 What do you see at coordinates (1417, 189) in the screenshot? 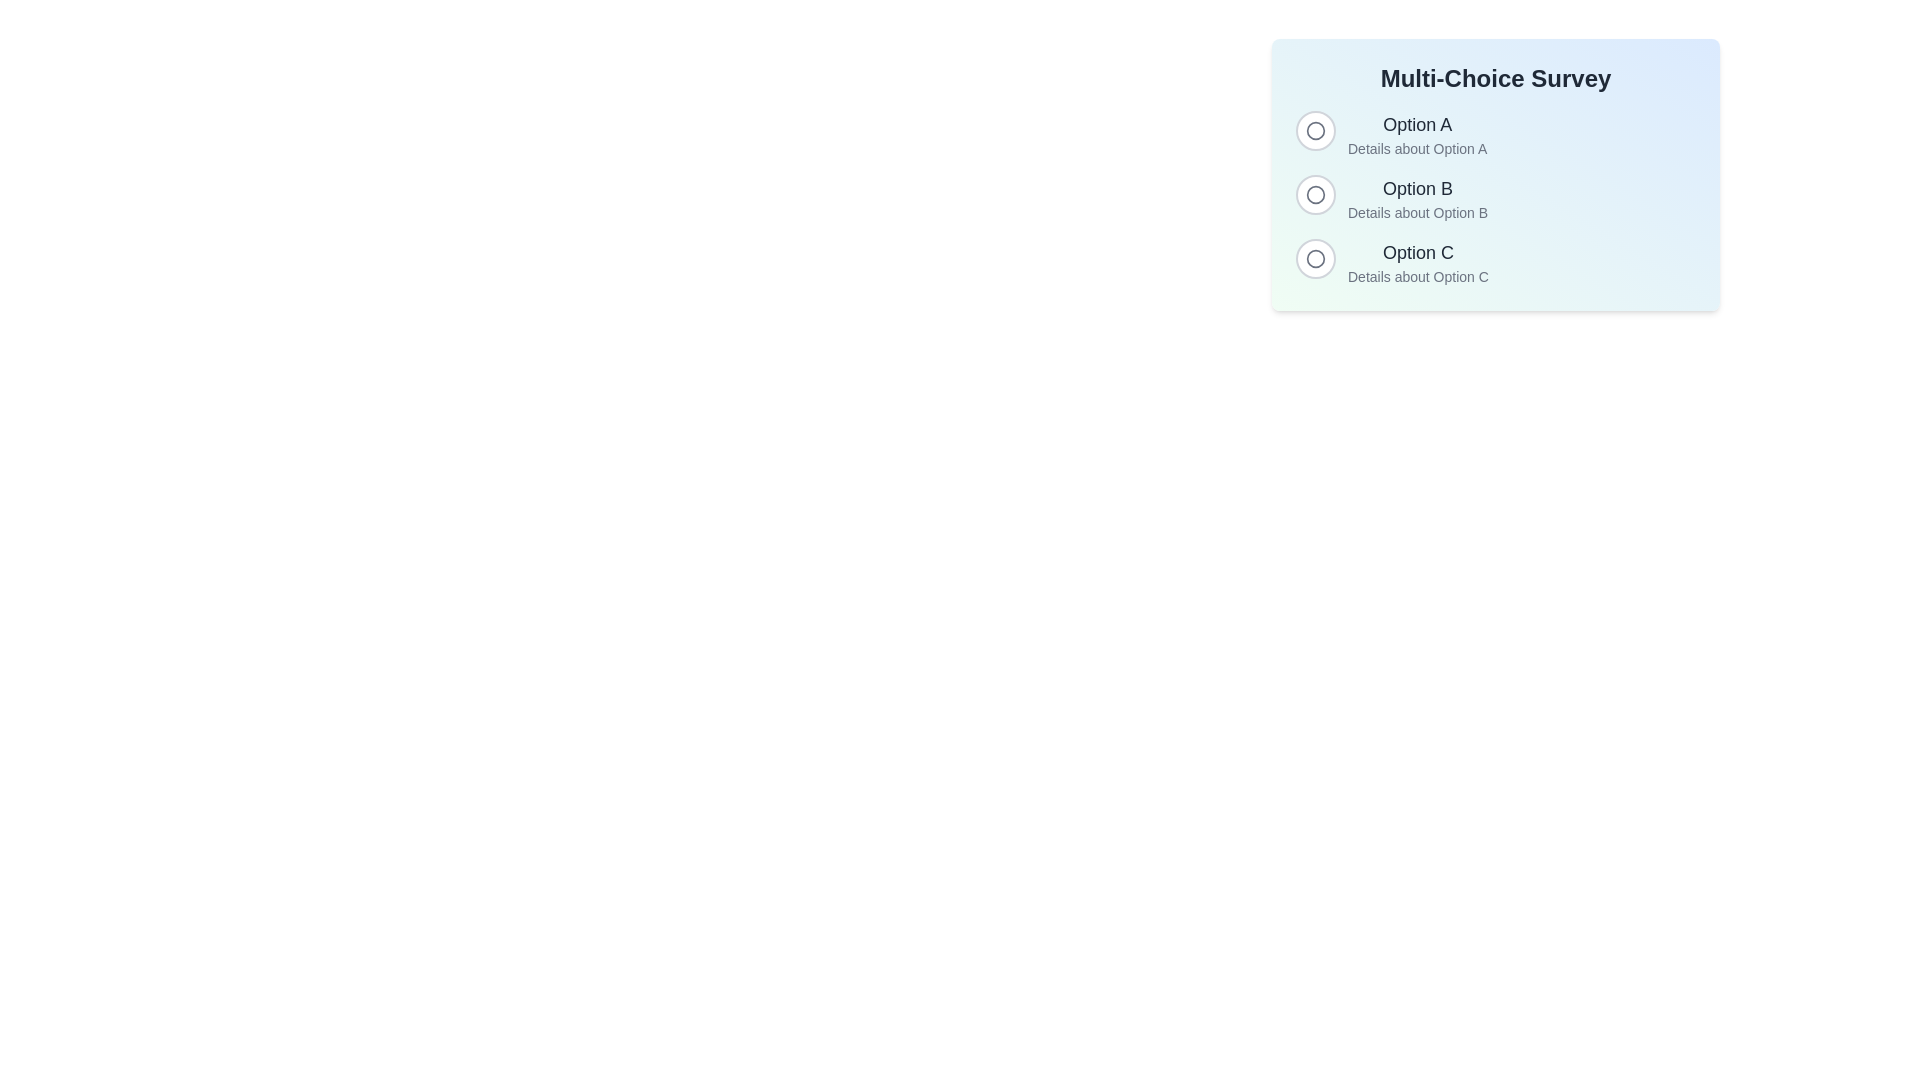
I see `the primary label for the second selection option in the multi-choice survey, located to the right of the corresponding radio button` at bounding box center [1417, 189].